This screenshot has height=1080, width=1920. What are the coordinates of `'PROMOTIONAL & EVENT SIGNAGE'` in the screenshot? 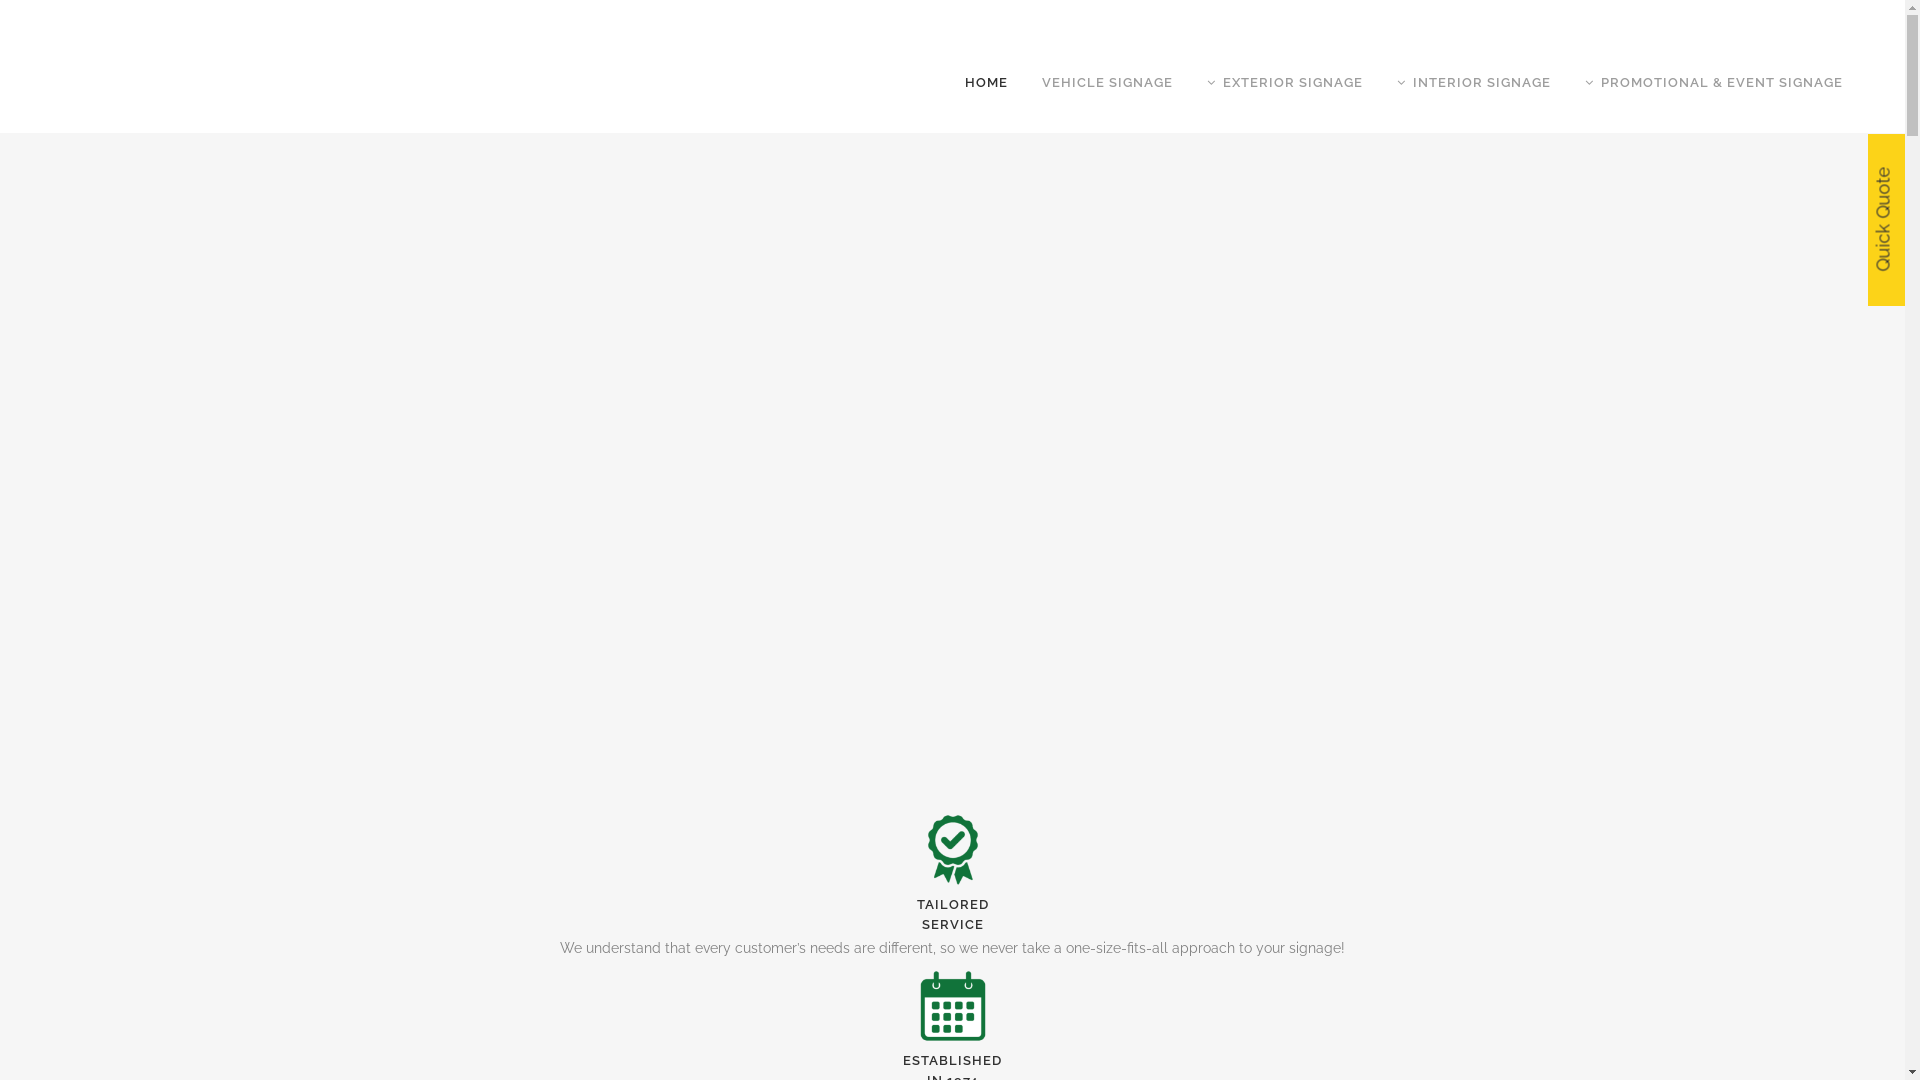 It's located at (1712, 82).